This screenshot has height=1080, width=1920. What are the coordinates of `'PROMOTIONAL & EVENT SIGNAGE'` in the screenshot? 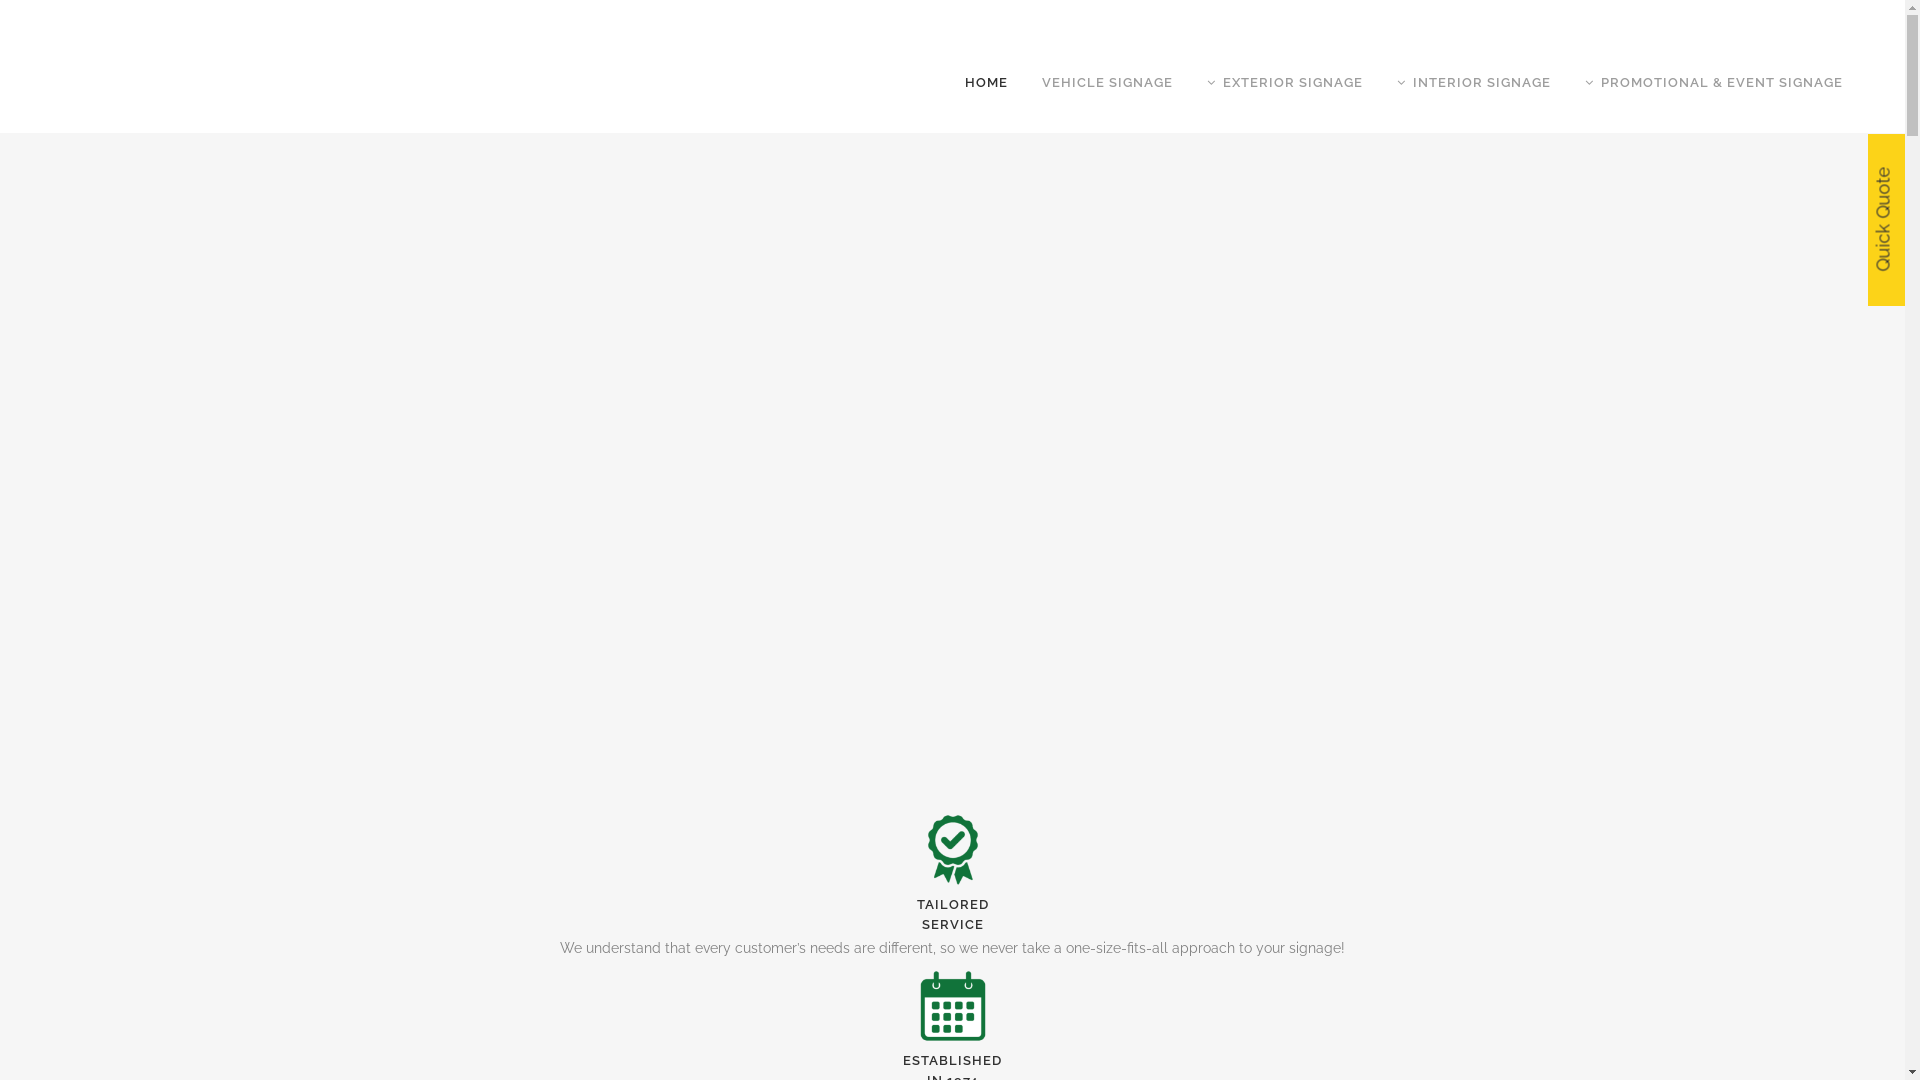 It's located at (1712, 82).